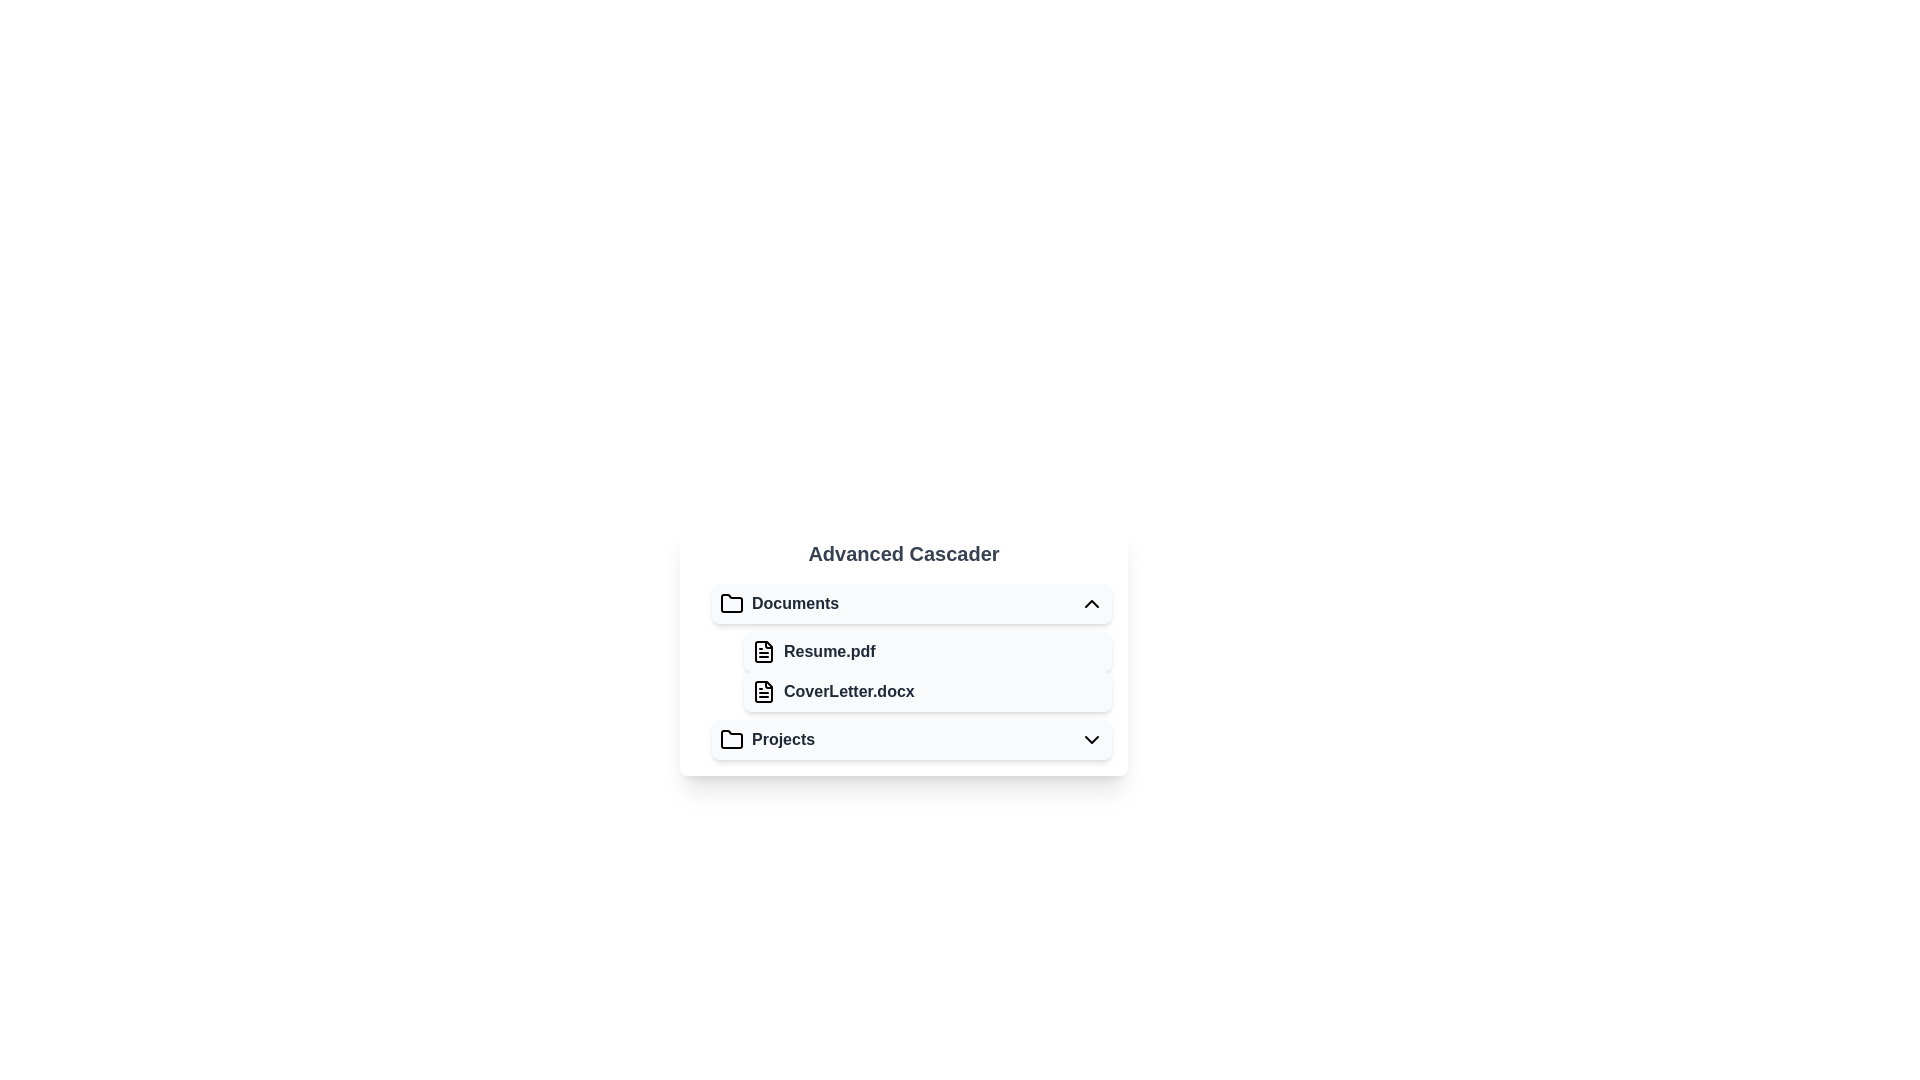  What do you see at coordinates (926, 651) in the screenshot?
I see `the list item labeled 'Resume.pdf'` at bounding box center [926, 651].